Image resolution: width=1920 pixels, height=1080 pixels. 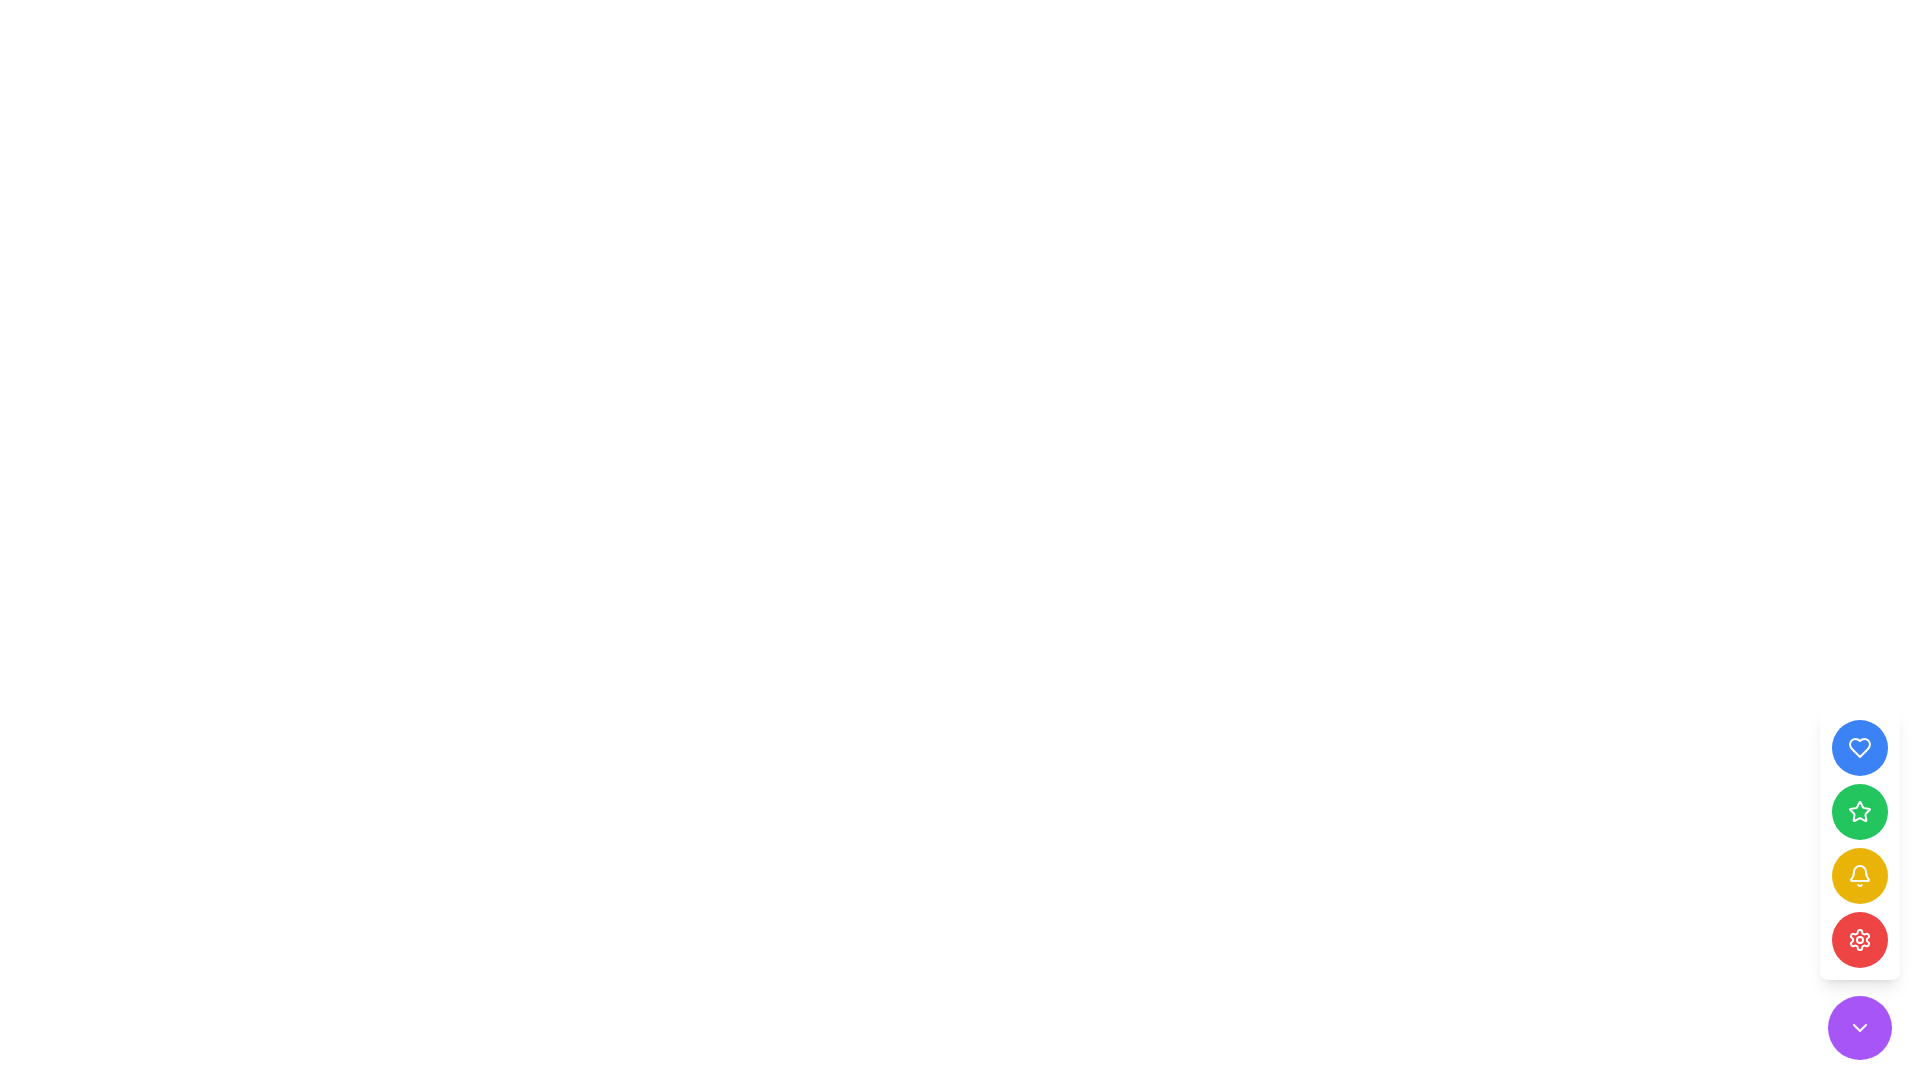 What do you see at coordinates (1859, 748) in the screenshot?
I see `the top icon button from the vertical icon stack located on the right-hand side of the interface` at bounding box center [1859, 748].